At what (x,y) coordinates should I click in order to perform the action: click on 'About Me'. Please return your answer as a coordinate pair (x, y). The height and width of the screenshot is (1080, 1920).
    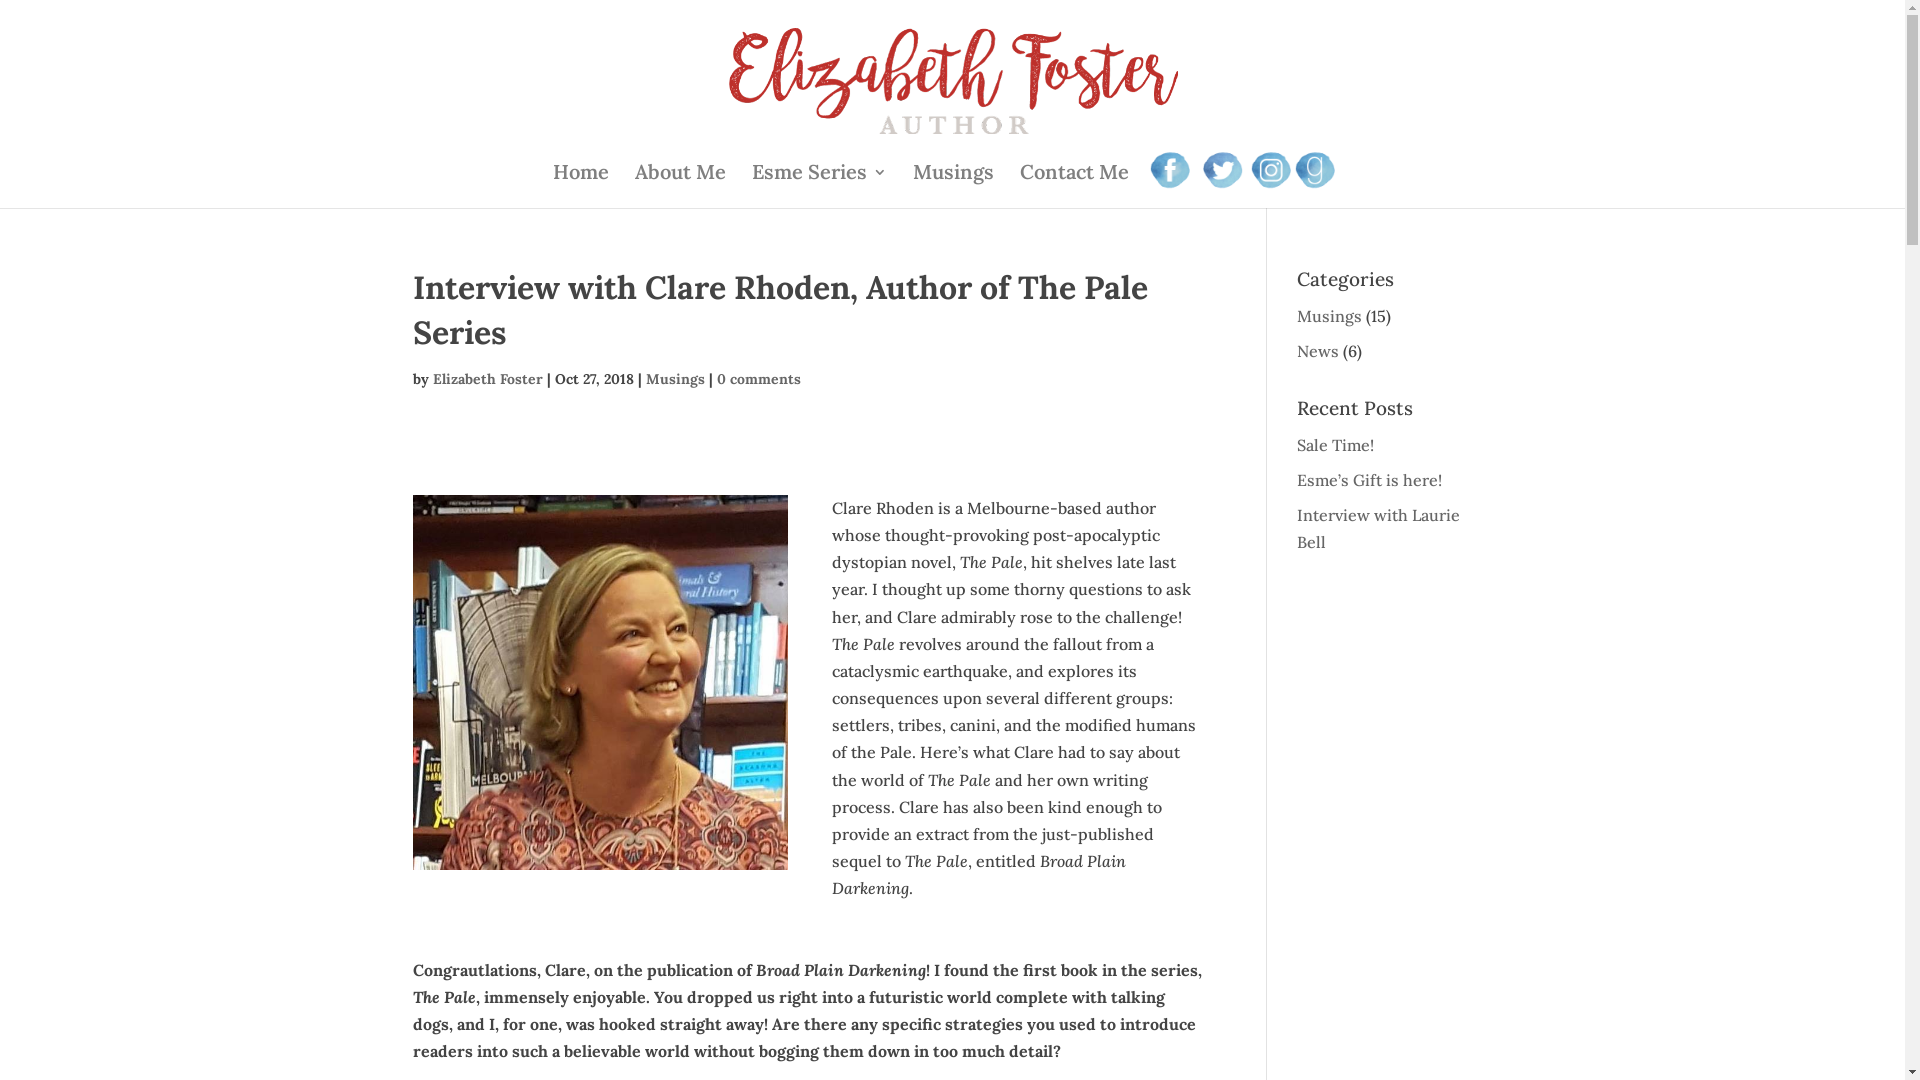
    Looking at the image, I should click on (680, 186).